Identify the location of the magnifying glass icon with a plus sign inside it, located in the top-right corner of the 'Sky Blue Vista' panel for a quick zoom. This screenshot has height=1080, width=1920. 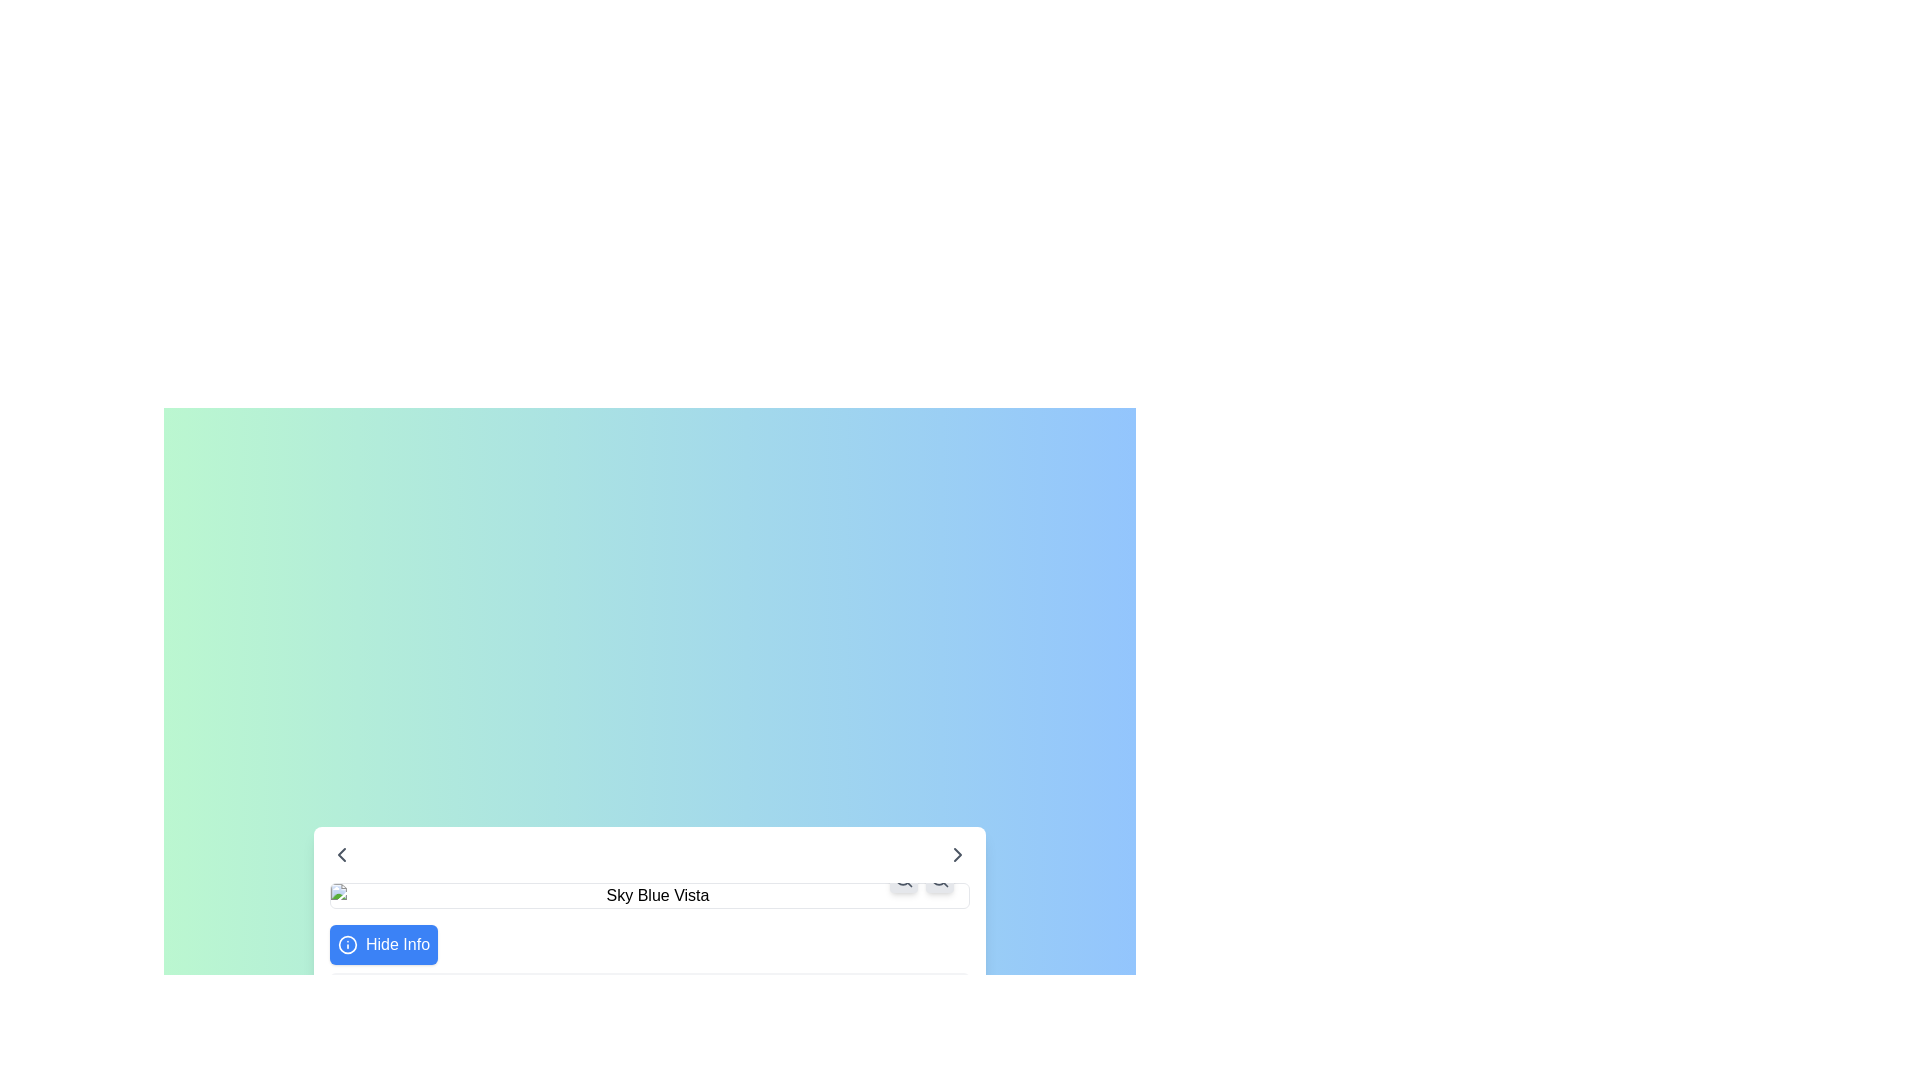
(939, 878).